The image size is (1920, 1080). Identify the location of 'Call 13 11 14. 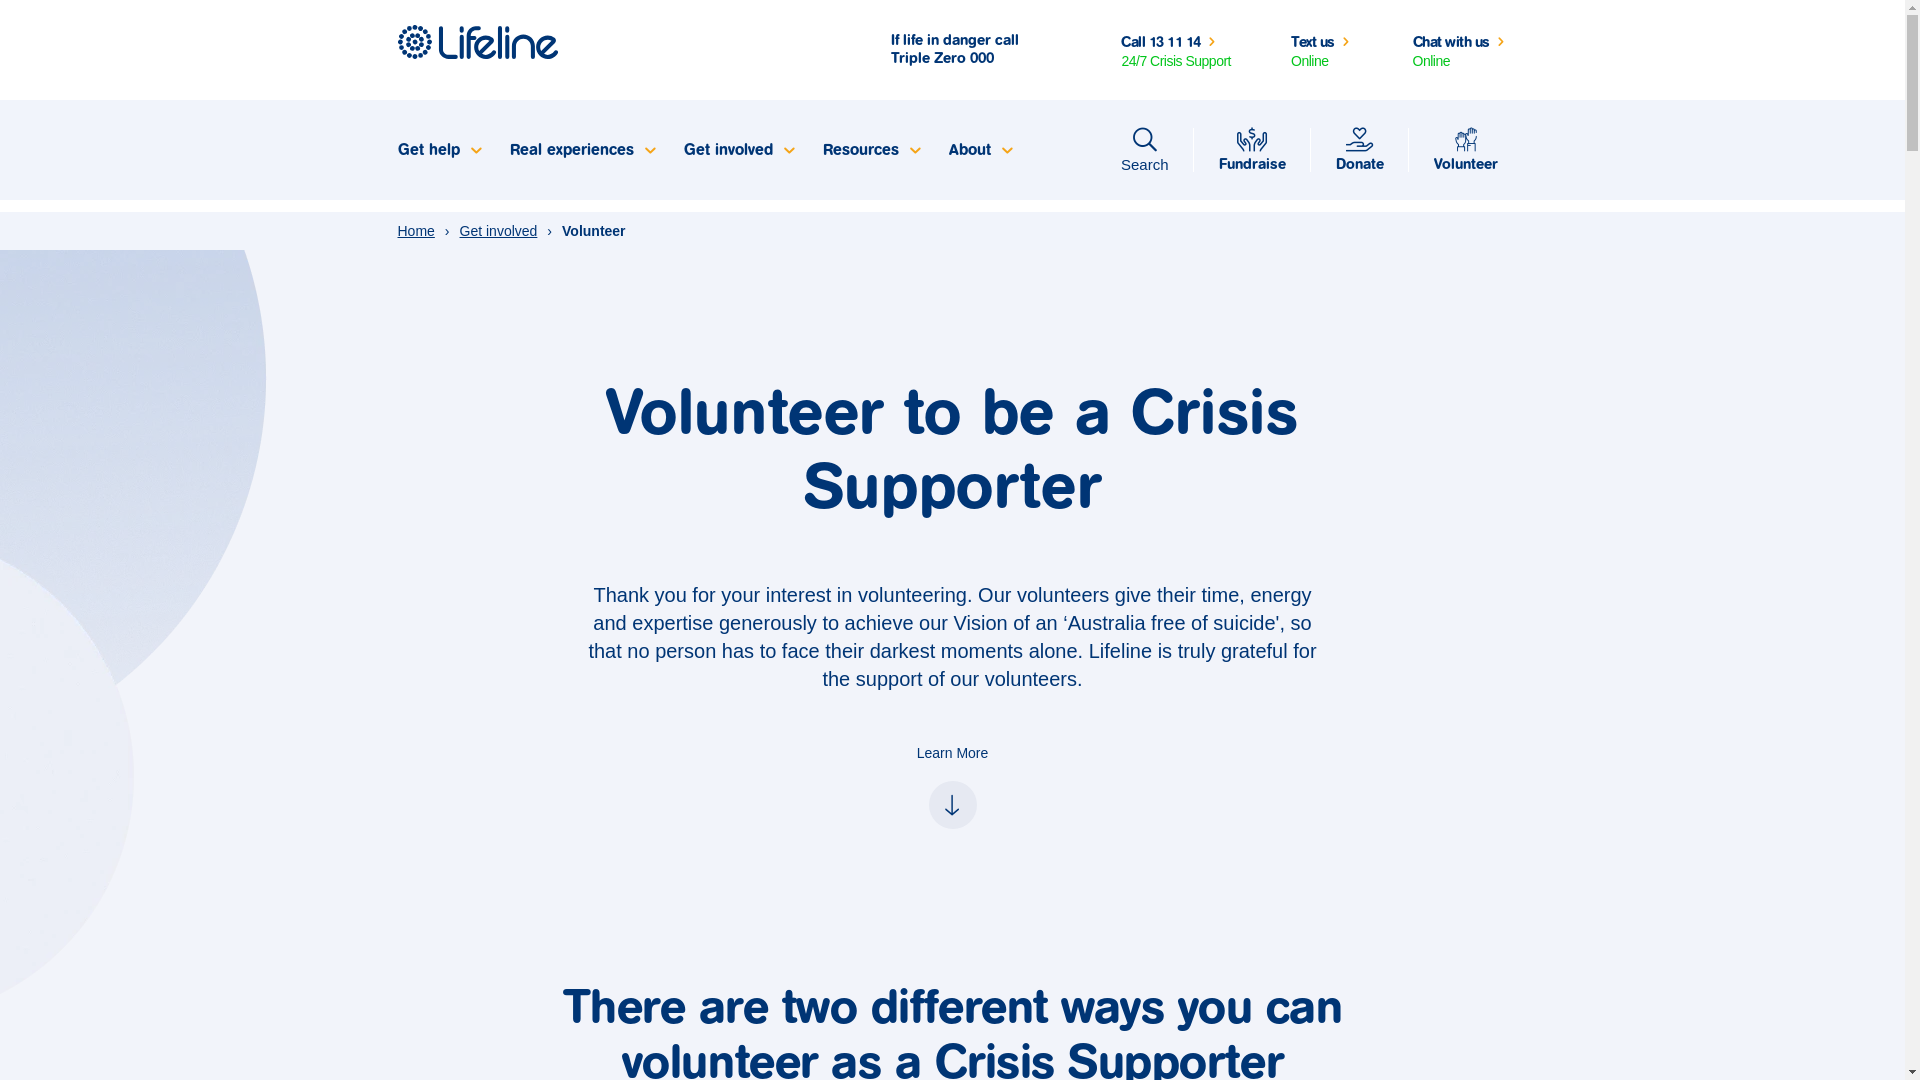
(1176, 49).